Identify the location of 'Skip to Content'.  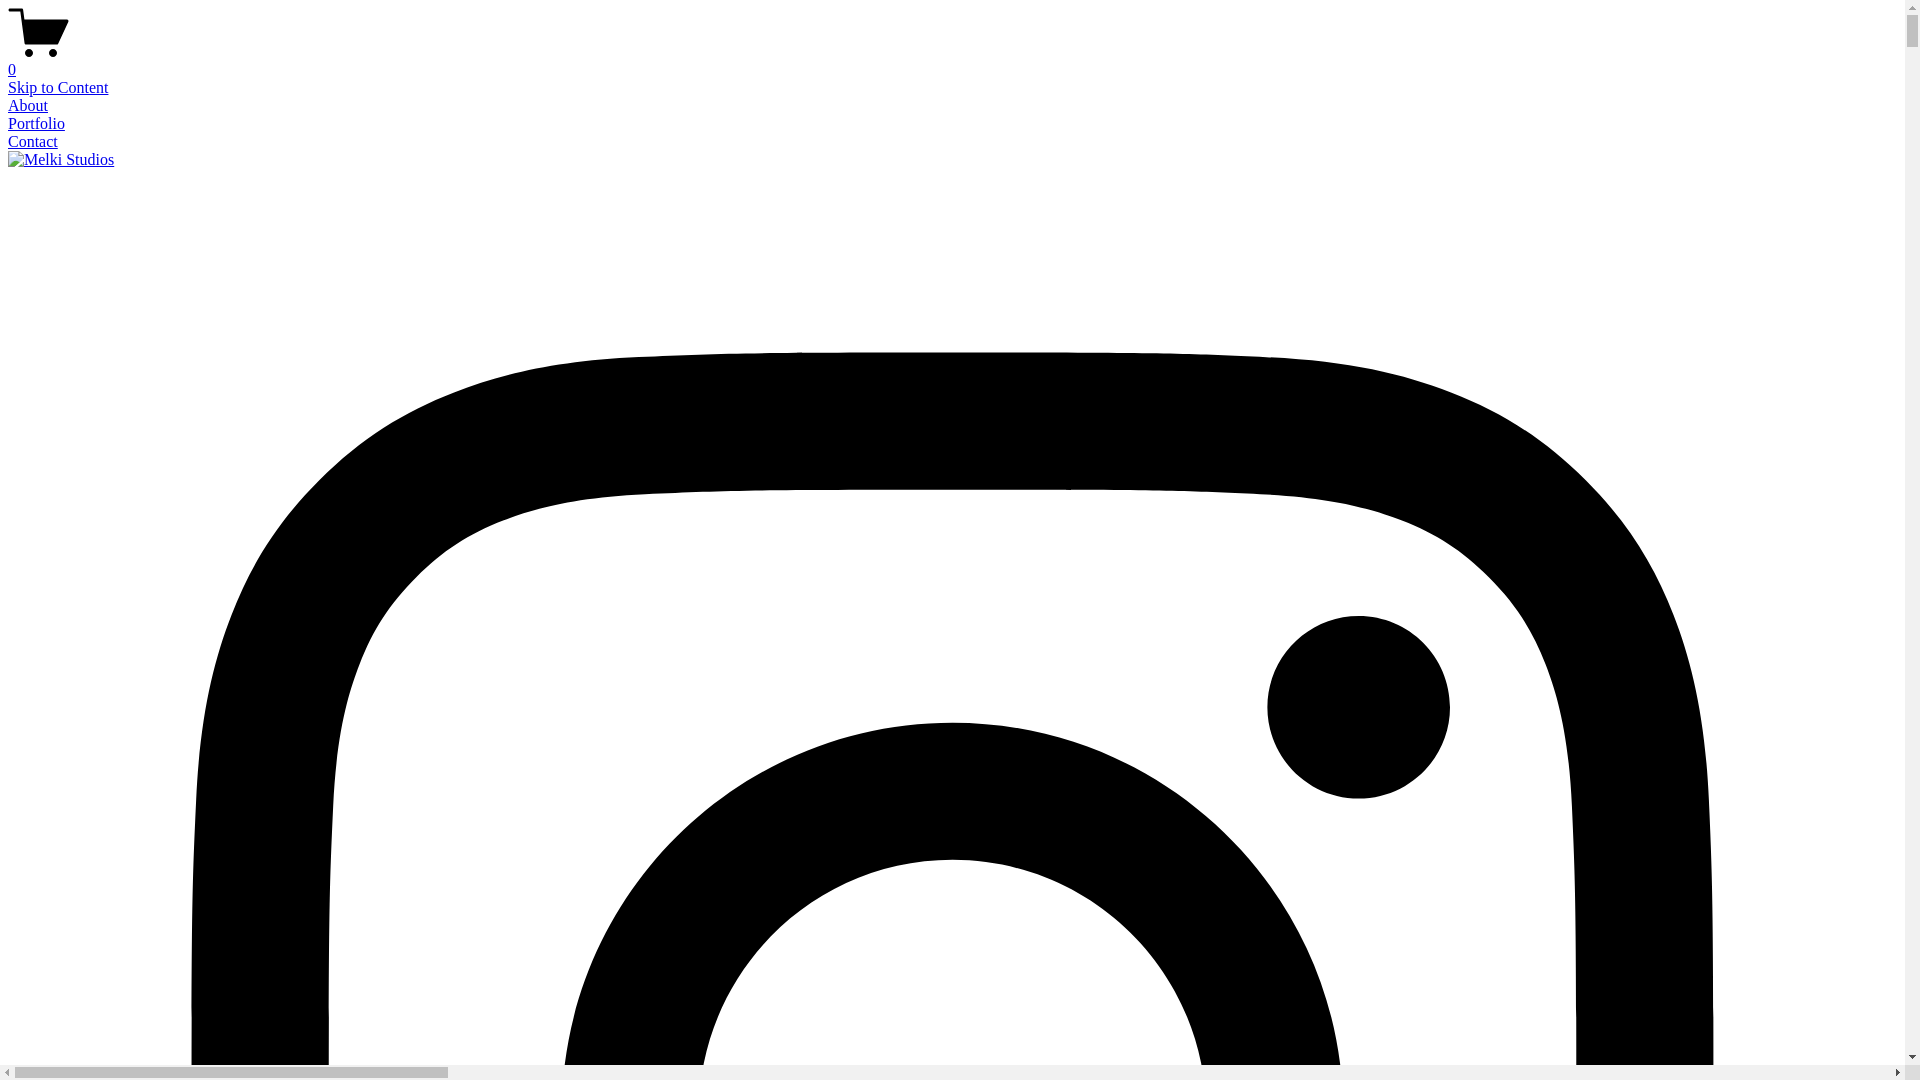
(8, 86).